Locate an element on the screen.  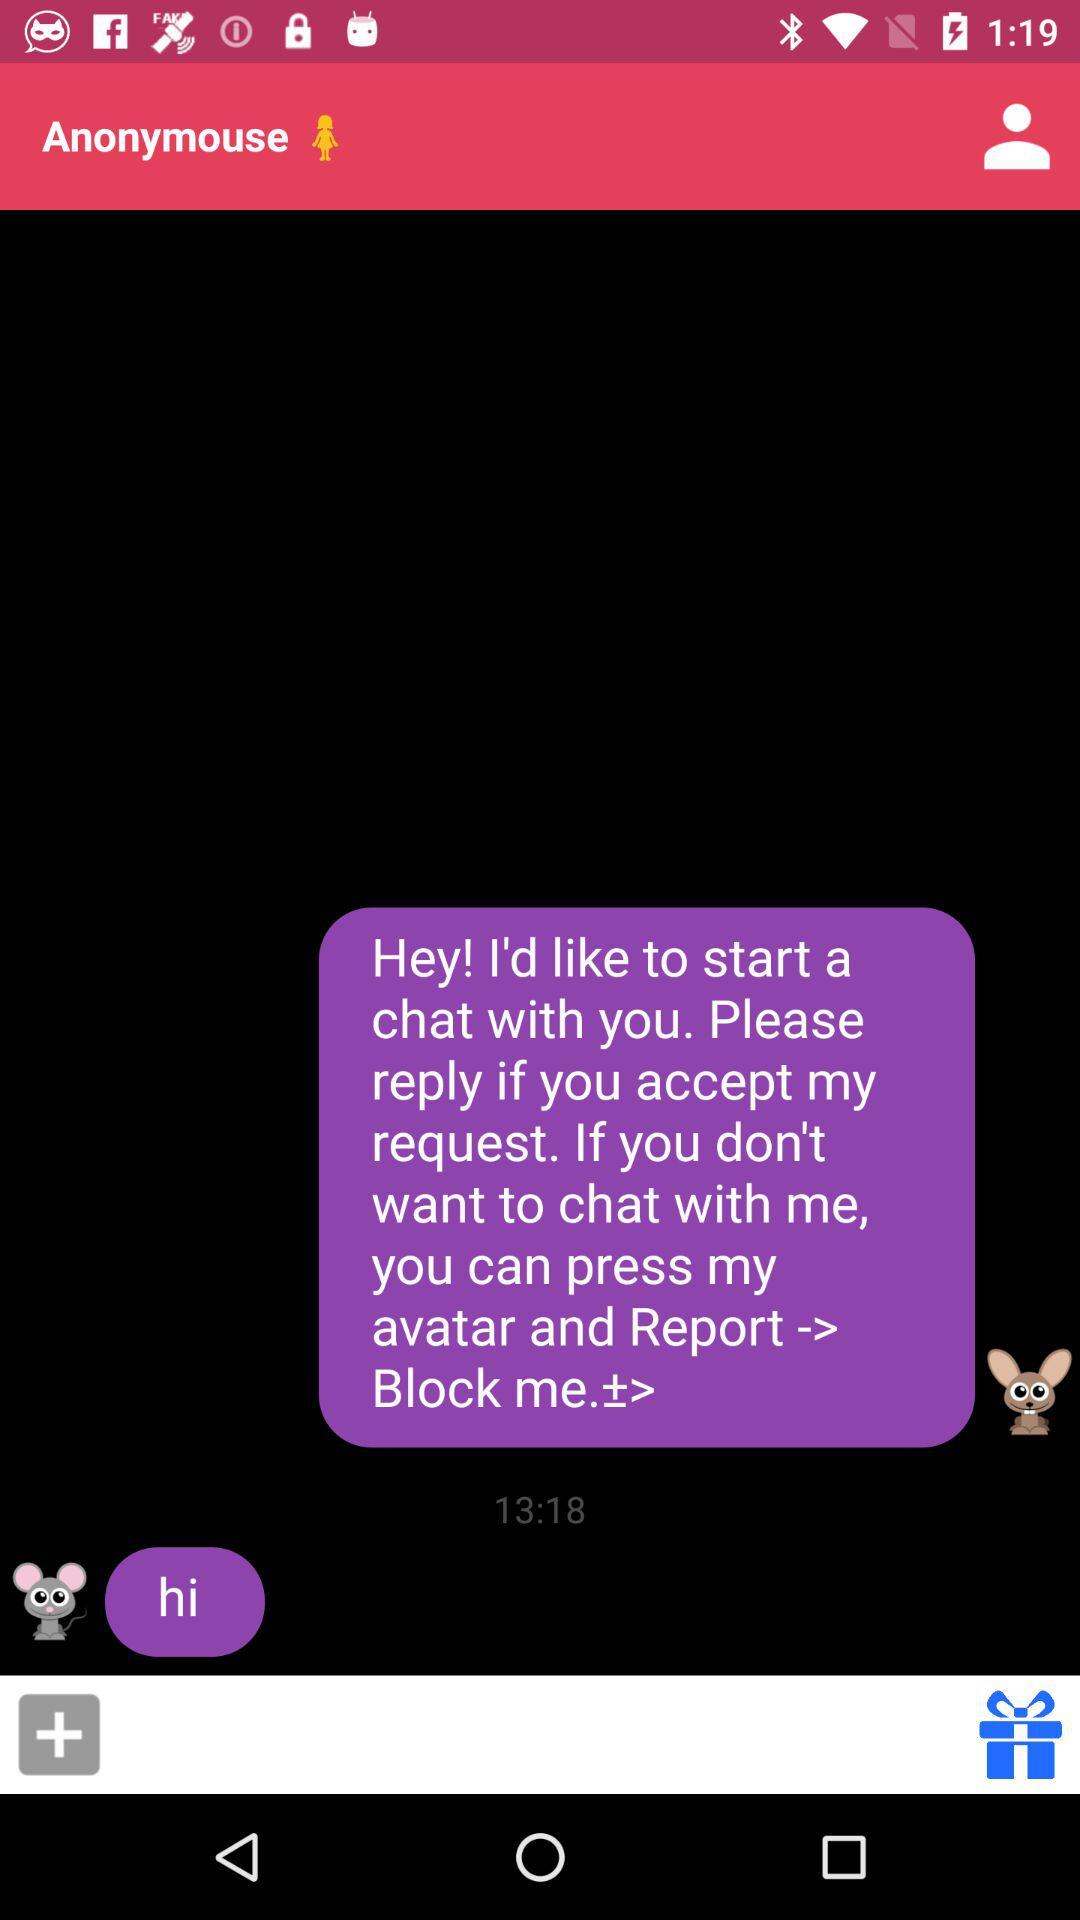
share the message is located at coordinates (546, 1733).